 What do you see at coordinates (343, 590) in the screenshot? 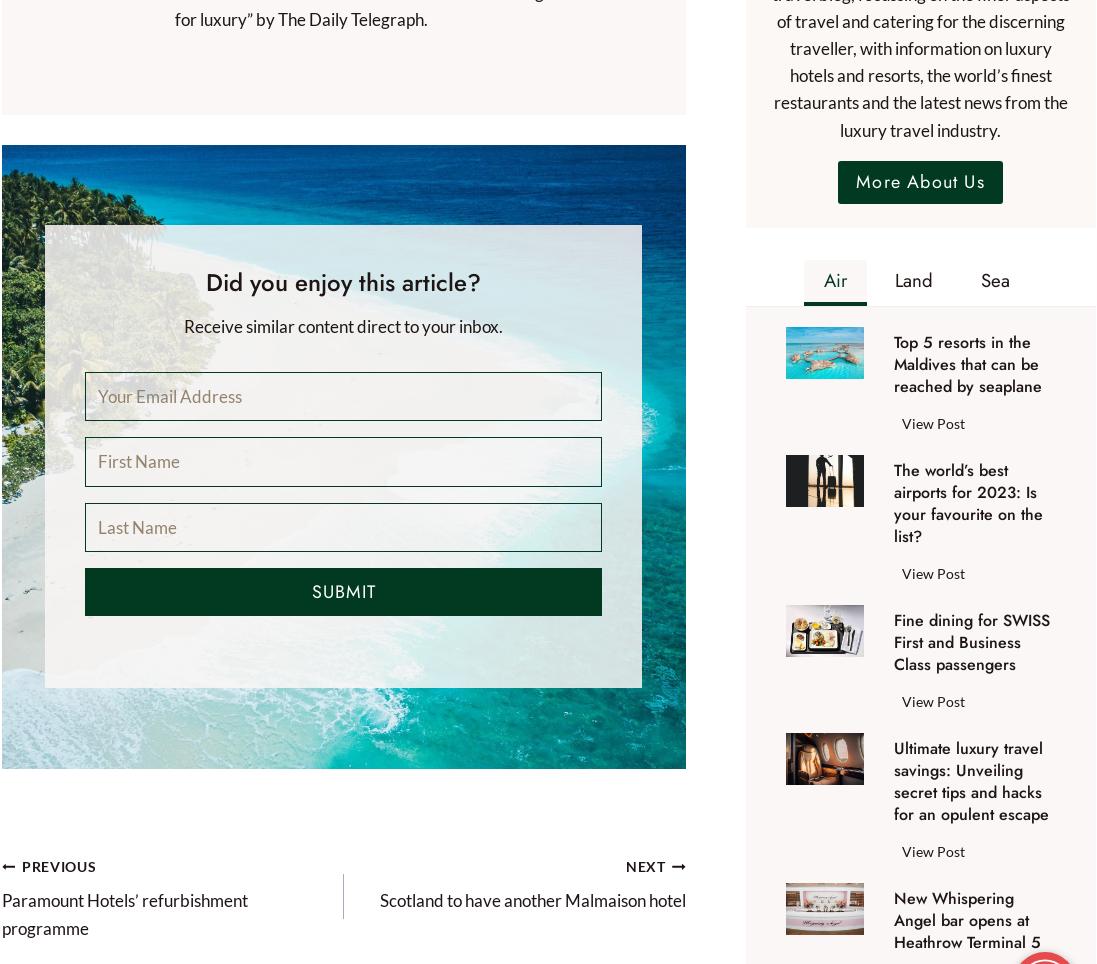
I see `'Submit'` at bounding box center [343, 590].